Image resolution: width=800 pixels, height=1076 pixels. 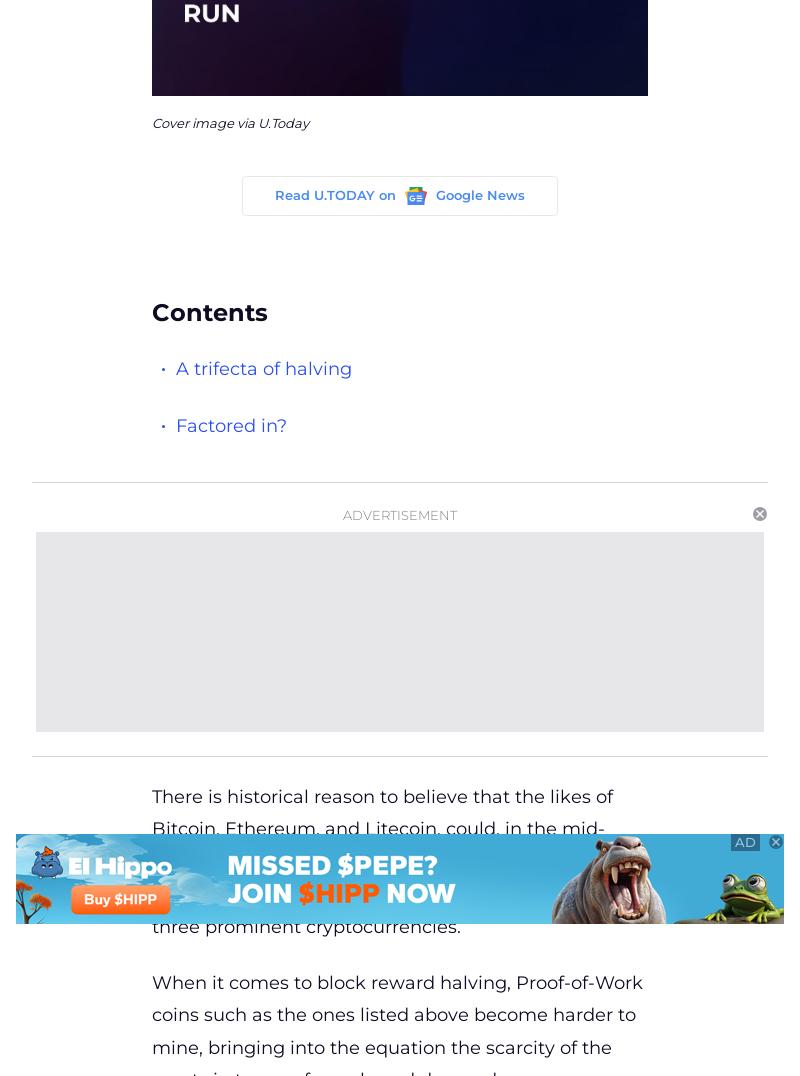 What do you see at coordinates (335, 193) in the screenshot?
I see `'Read U.TODAY on'` at bounding box center [335, 193].